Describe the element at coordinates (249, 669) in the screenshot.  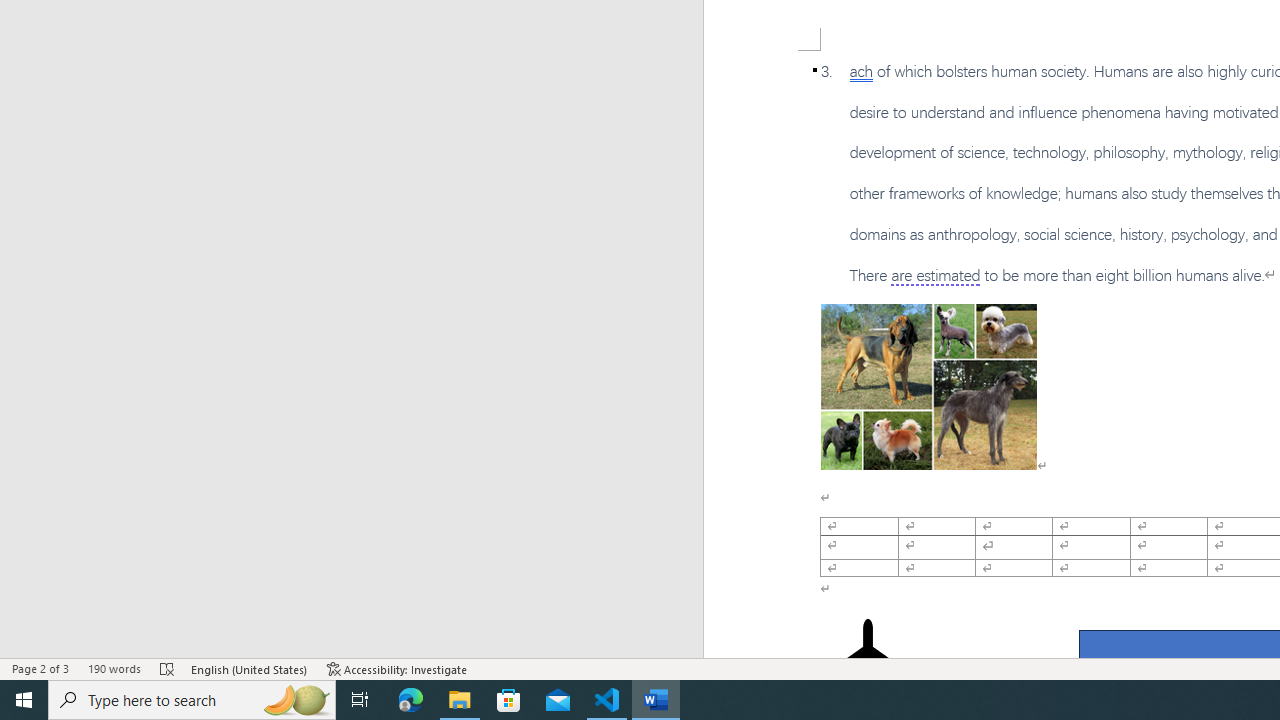
I see `'Language English (United States)'` at that location.